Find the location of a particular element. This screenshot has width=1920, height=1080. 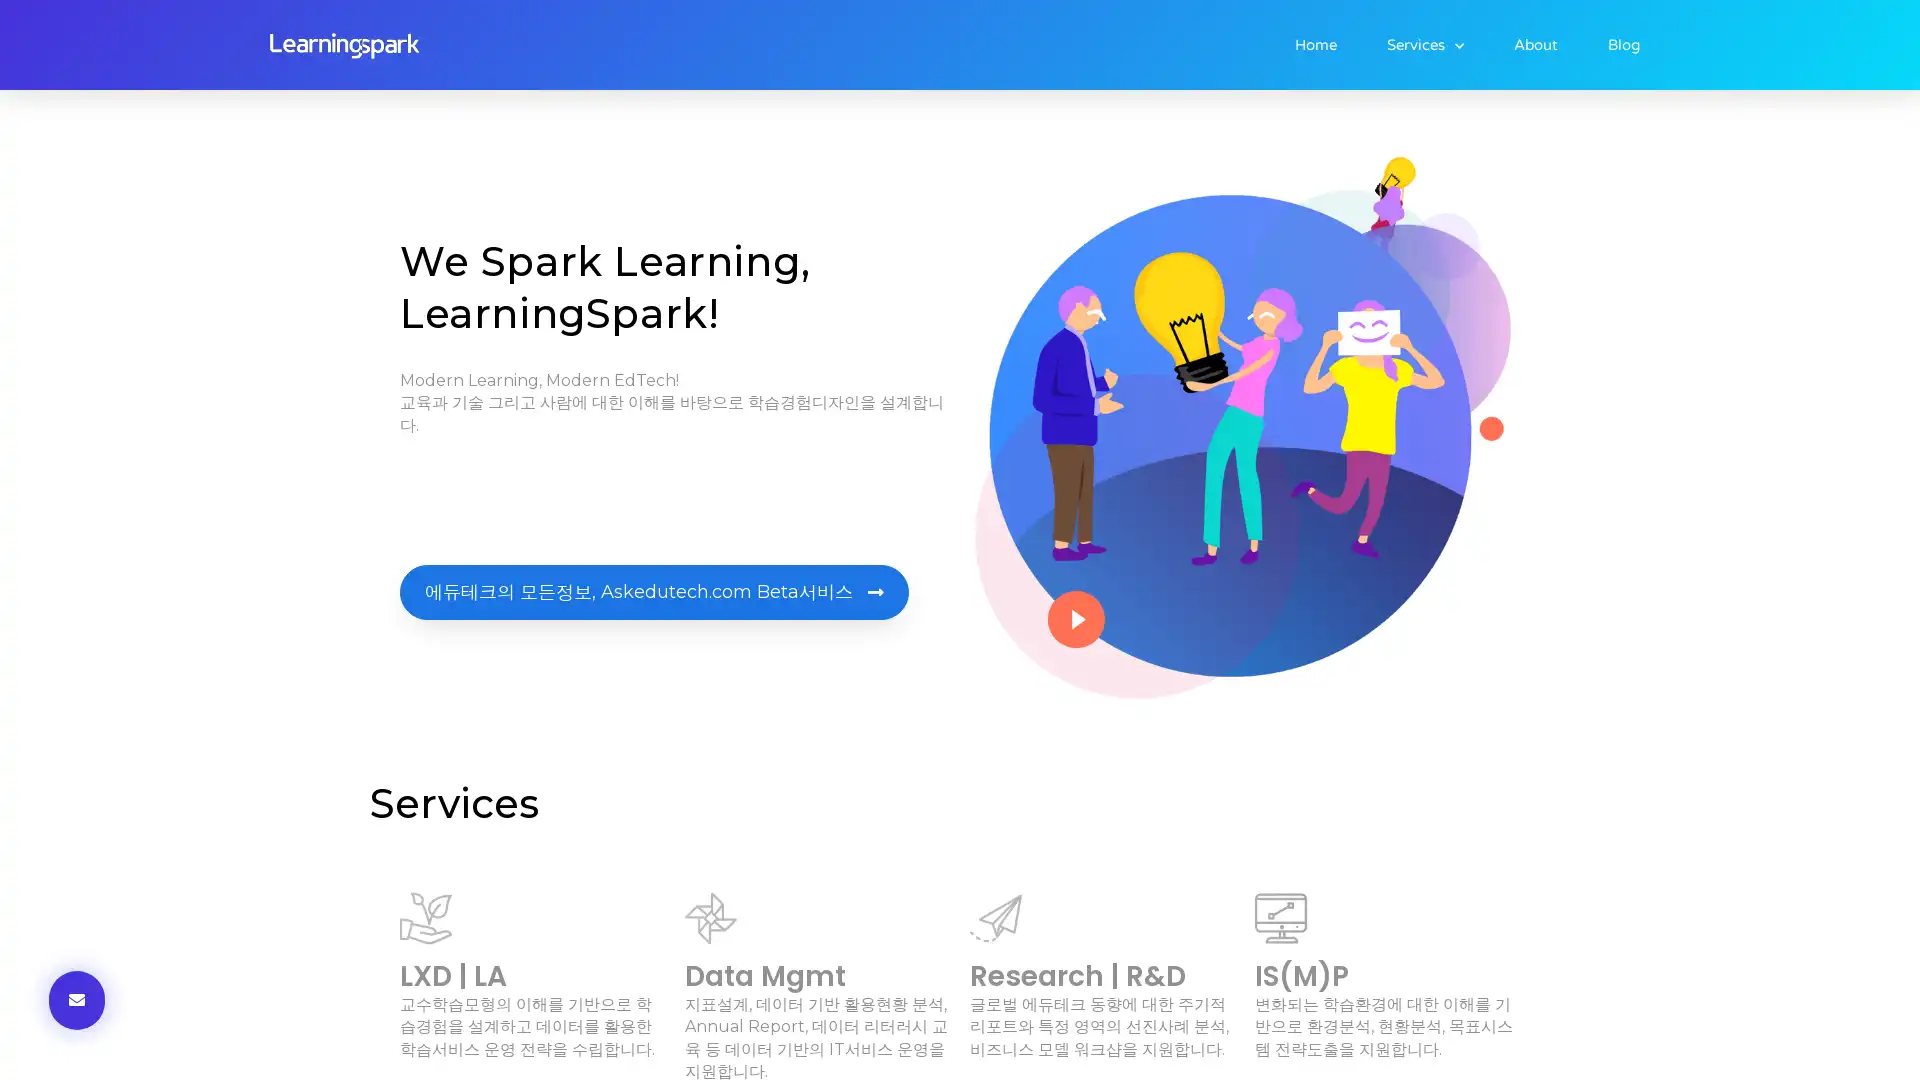

, Askedutech.com Beta is located at coordinates (654, 591).